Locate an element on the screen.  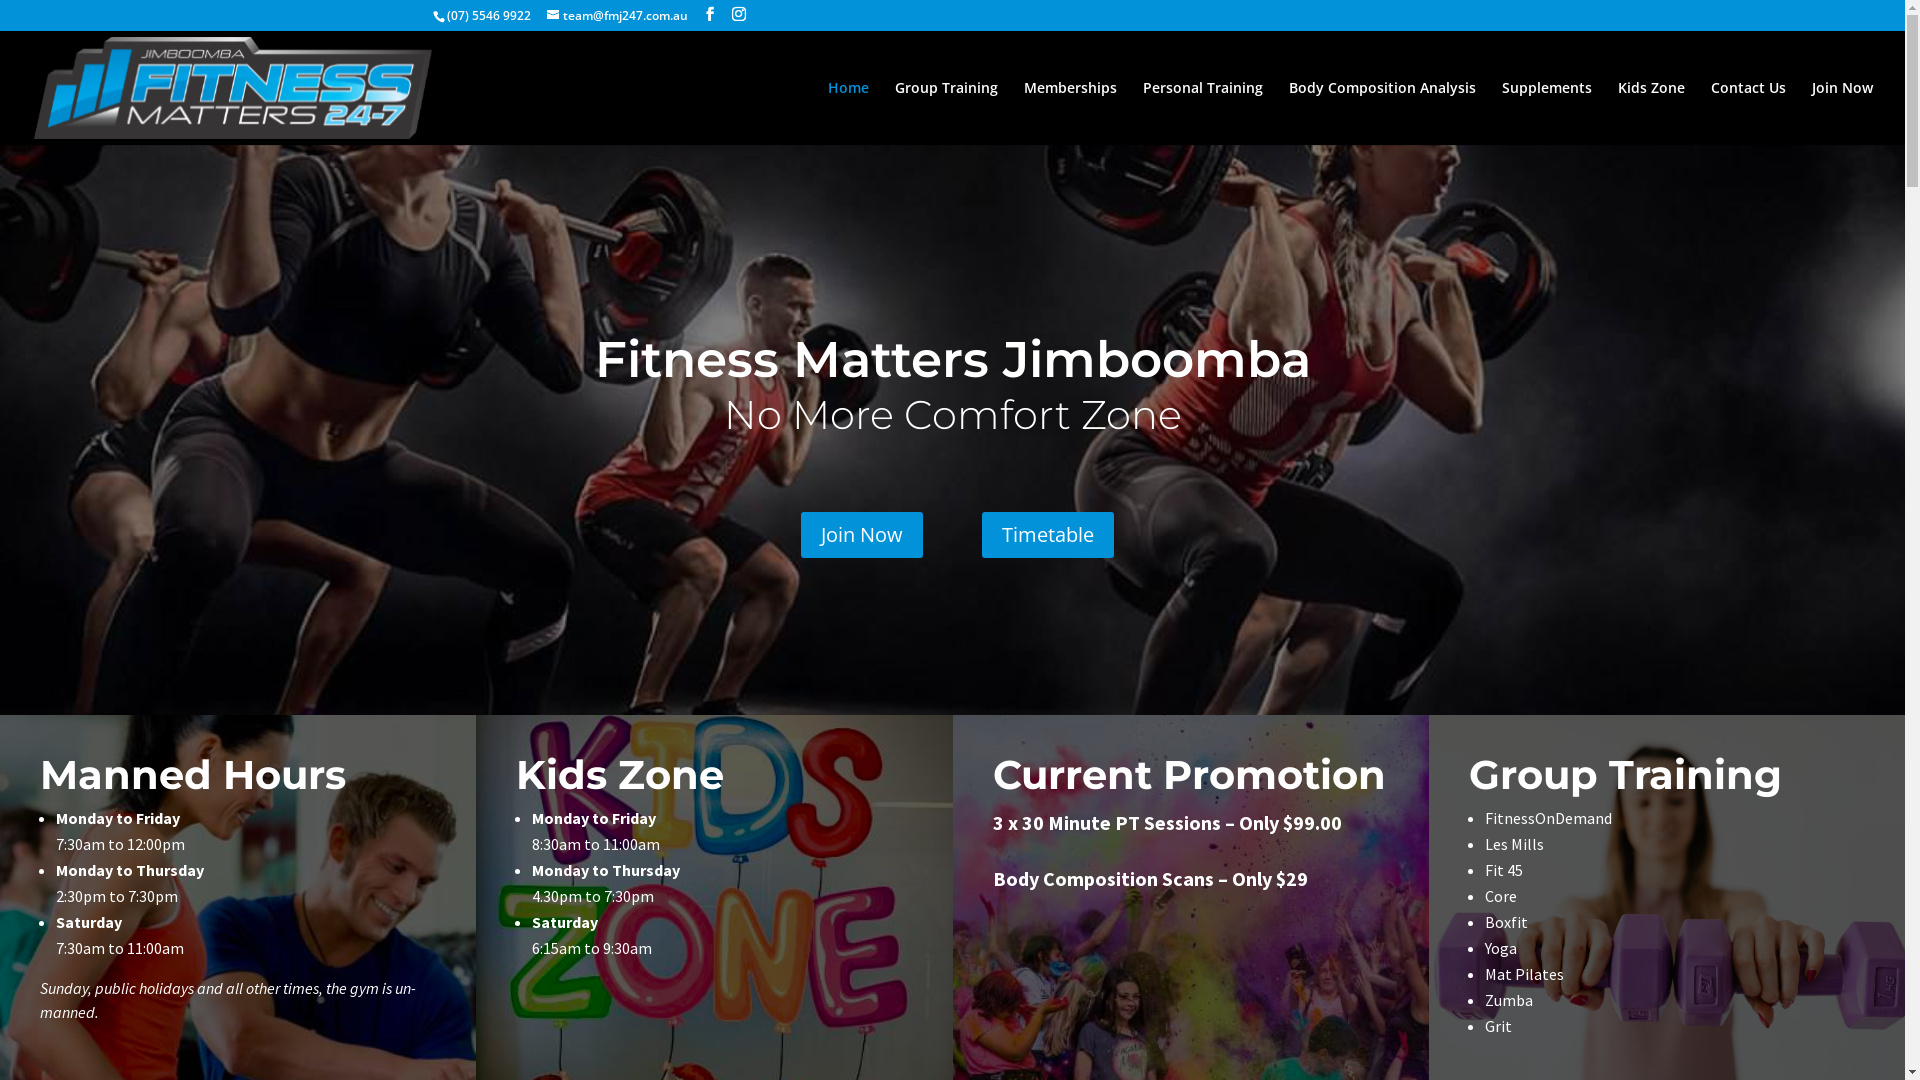
'Home' is located at coordinates (848, 112).